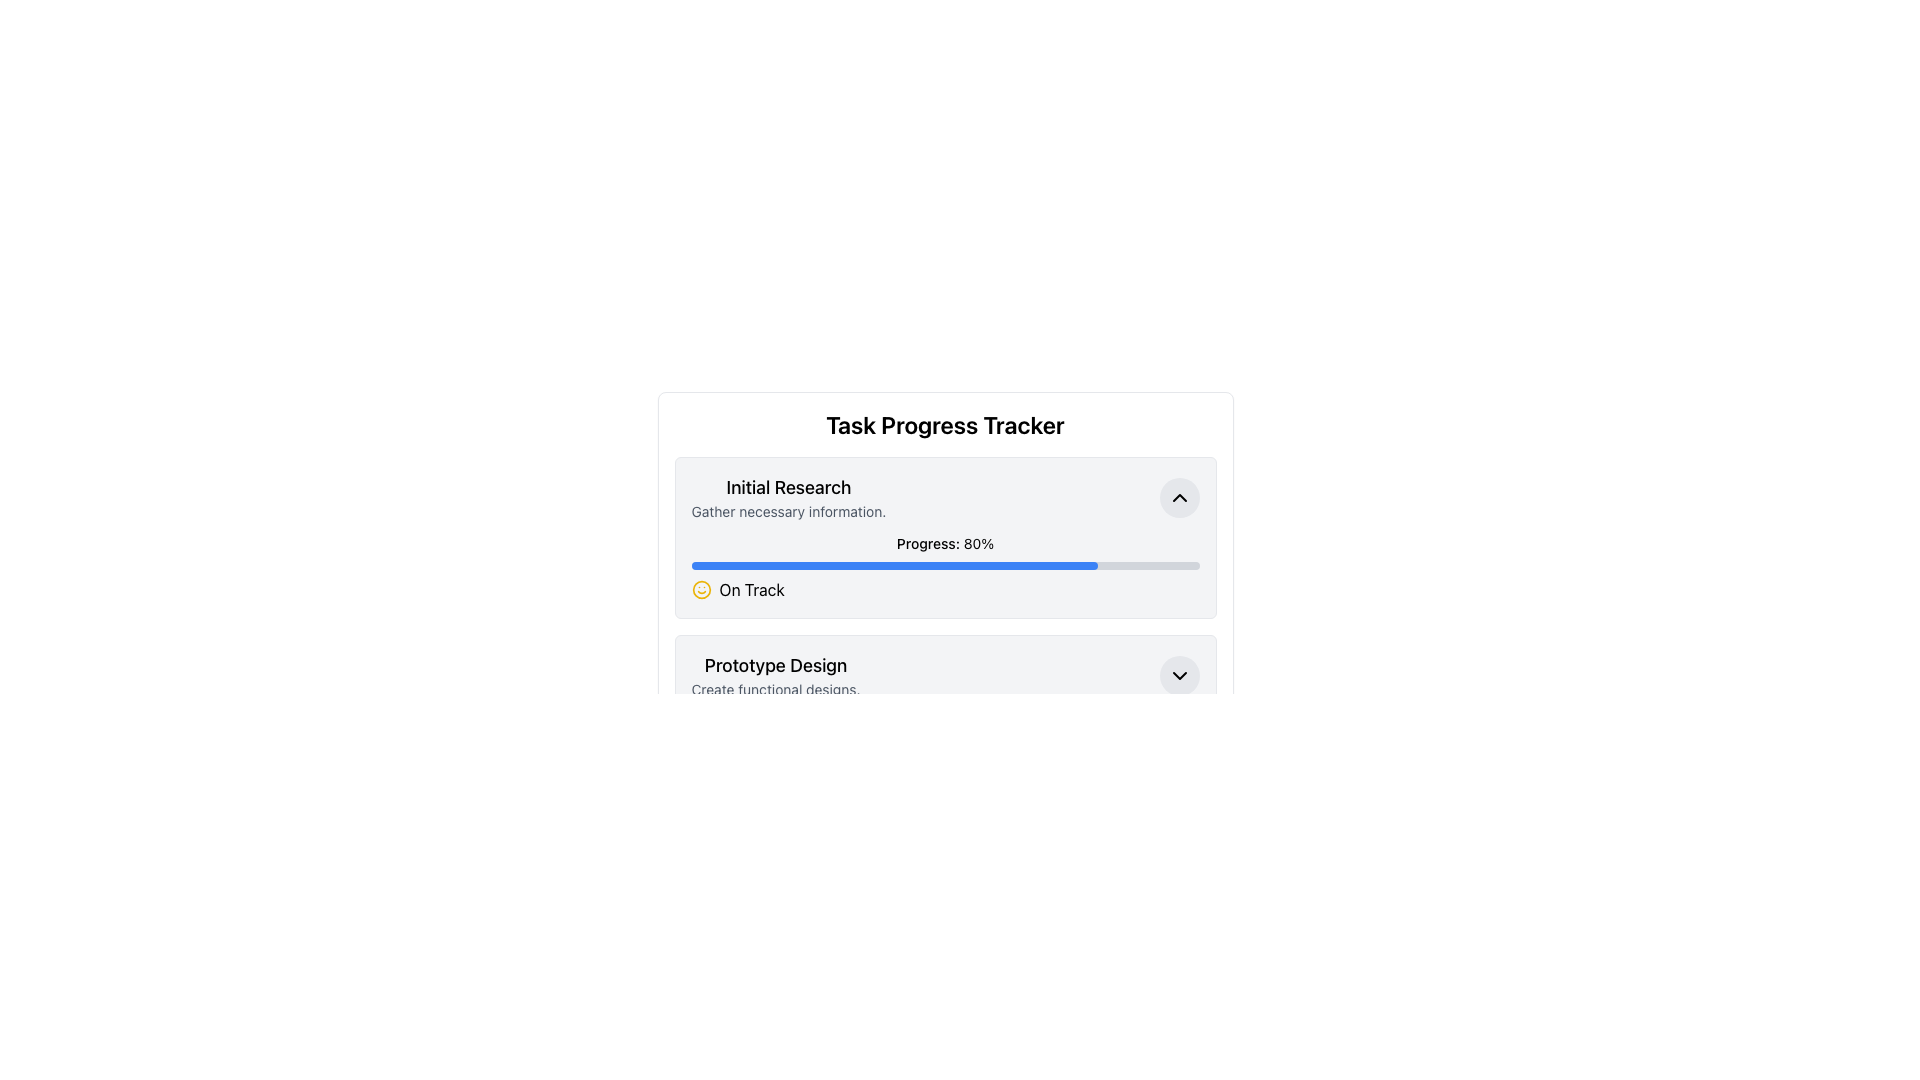  What do you see at coordinates (927, 543) in the screenshot?
I see `the text label displaying 'Progress:' which is bold and part of the text block that includes 'Progress: 80%'` at bounding box center [927, 543].